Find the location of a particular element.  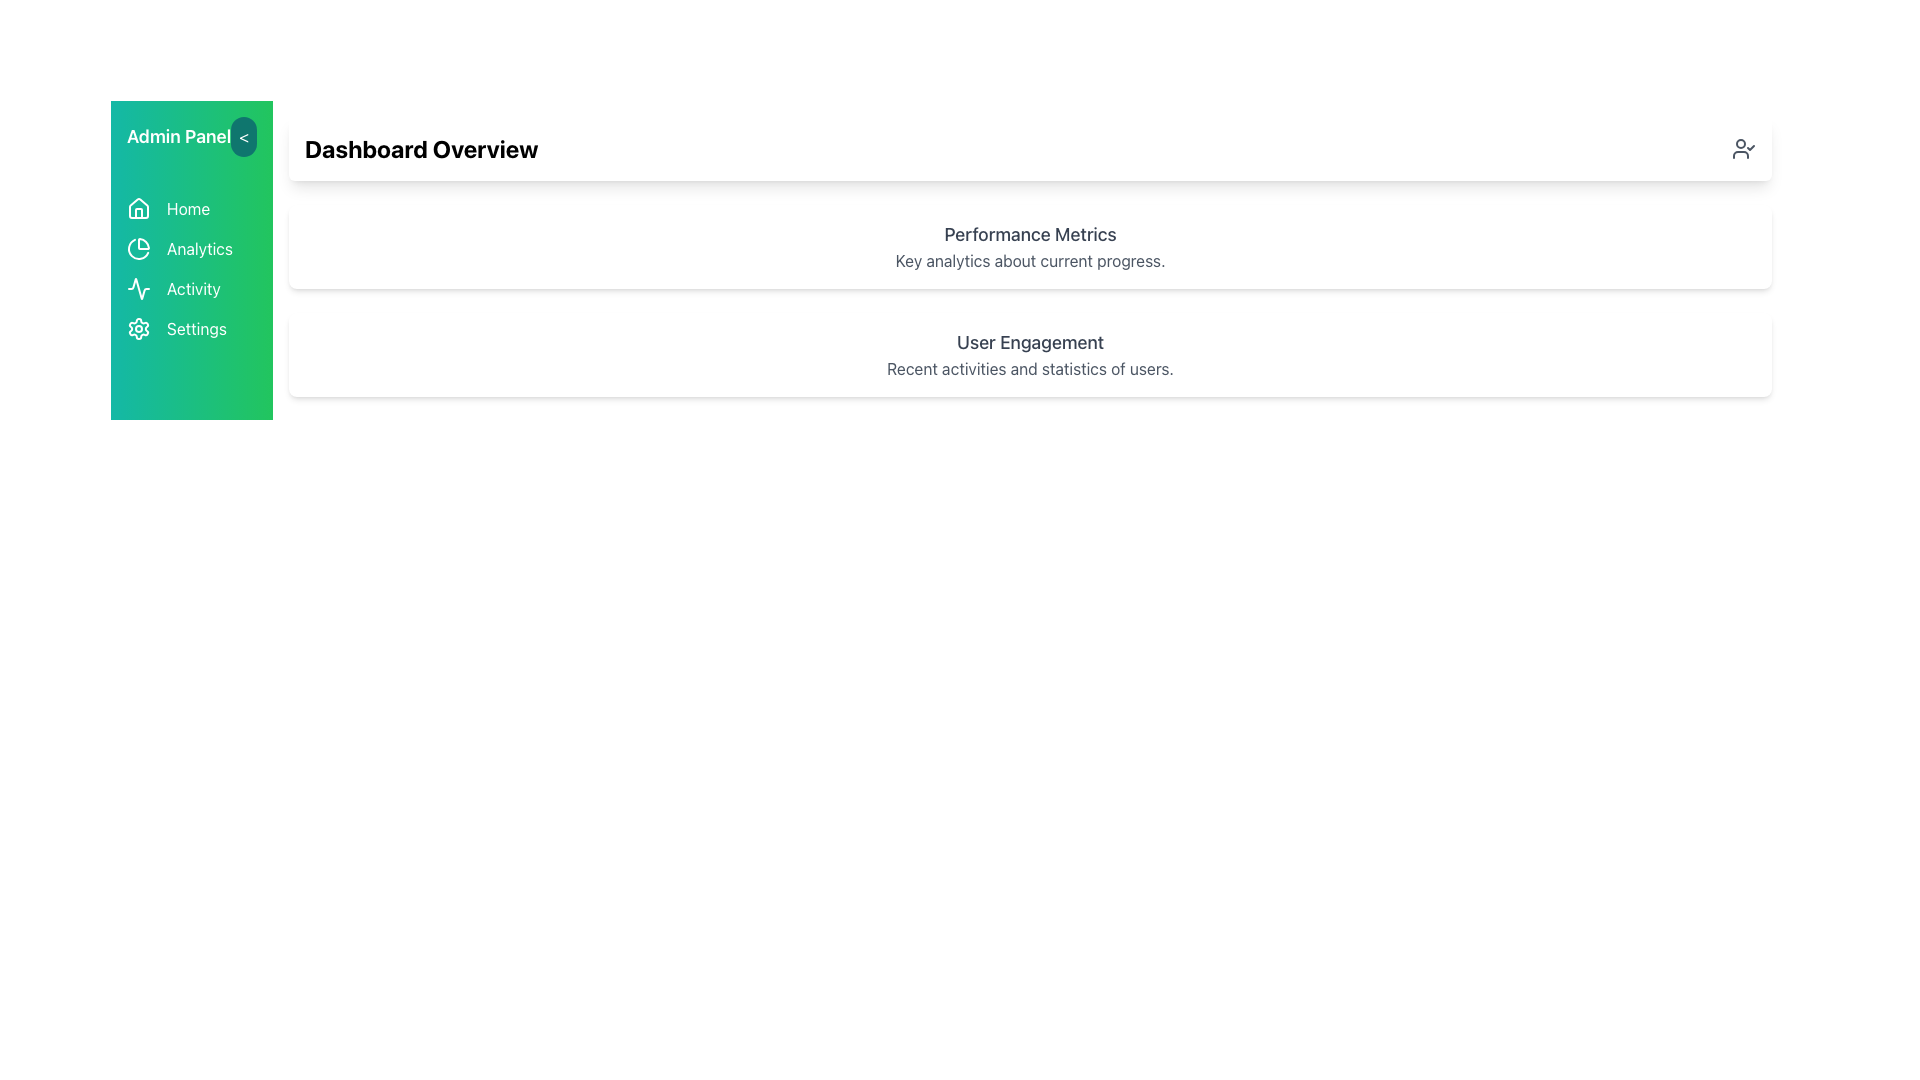

the third navigation option in the sidebar, which allows the user is located at coordinates (192, 268).